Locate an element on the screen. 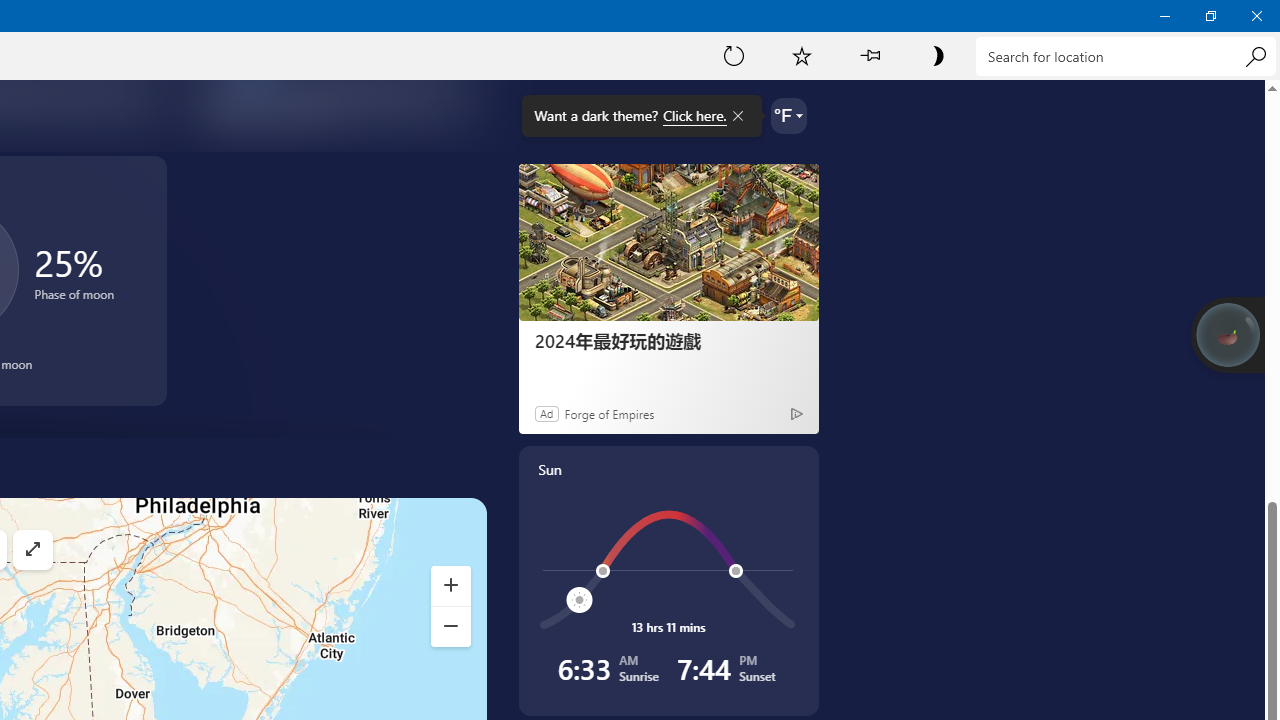 The image size is (1280, 720). 'Search' is located at coordinates (1254, 55).